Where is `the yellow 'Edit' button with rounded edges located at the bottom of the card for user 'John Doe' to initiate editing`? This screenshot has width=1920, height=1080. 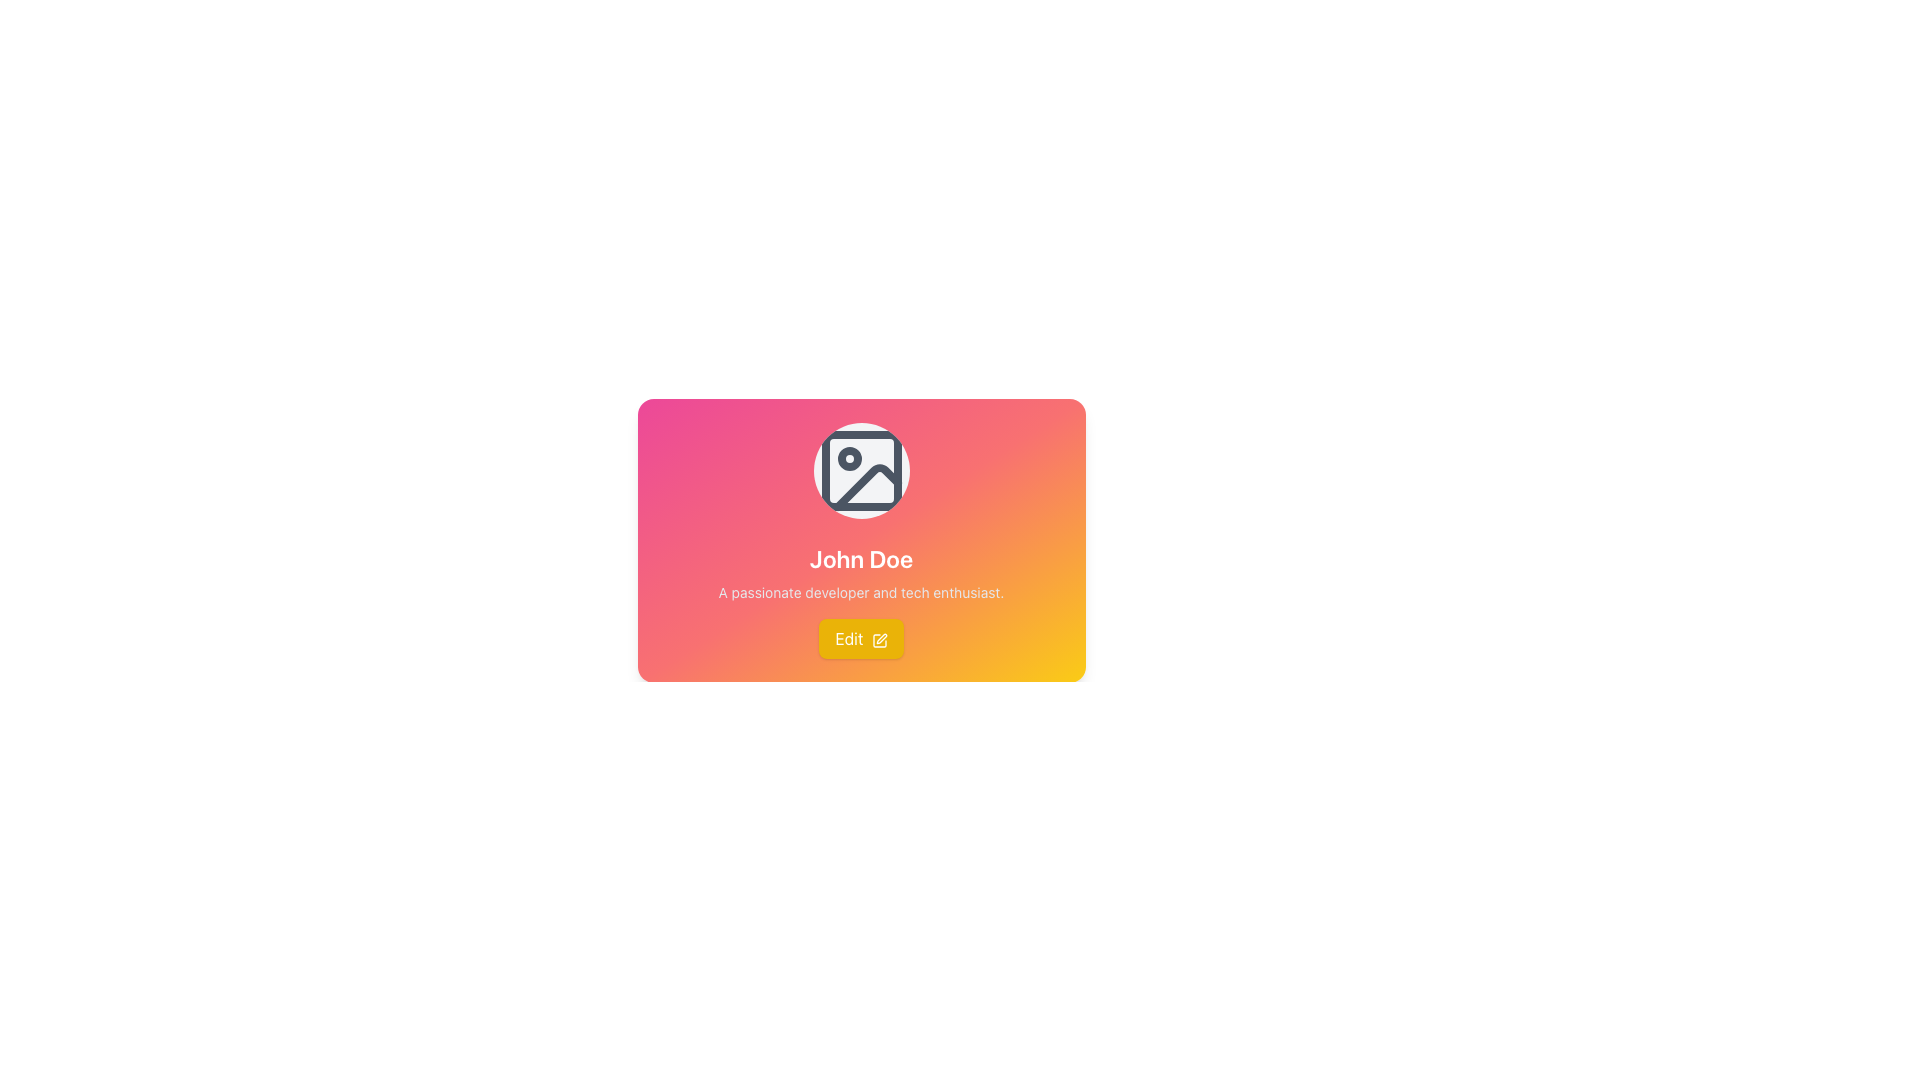 the yellow 'Edit' button with rounded edges located at the bottom of the card for user 'John Doe' to initiate editing is located at coordinates (861, 639).